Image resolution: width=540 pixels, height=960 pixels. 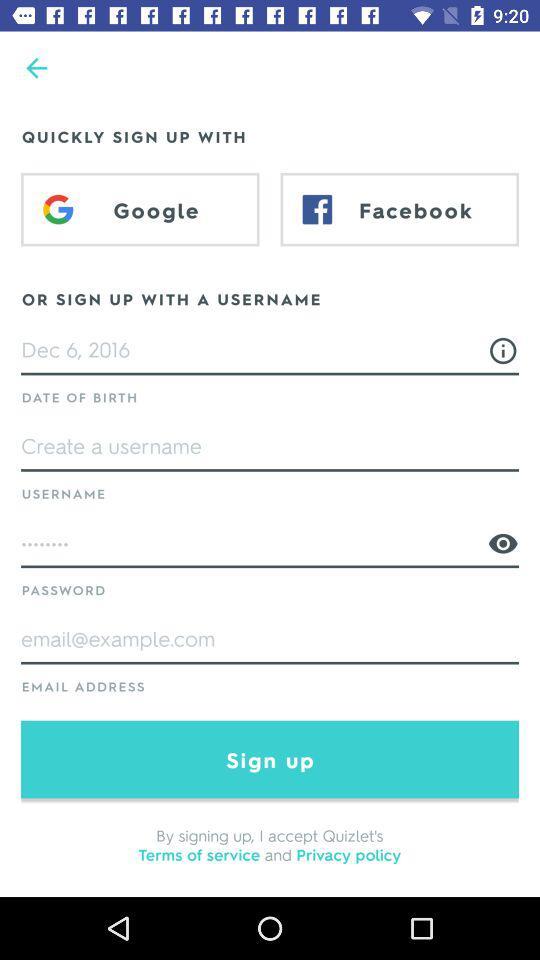 I want to click on the icon next to facebook icon, so click(x=139, y=209).